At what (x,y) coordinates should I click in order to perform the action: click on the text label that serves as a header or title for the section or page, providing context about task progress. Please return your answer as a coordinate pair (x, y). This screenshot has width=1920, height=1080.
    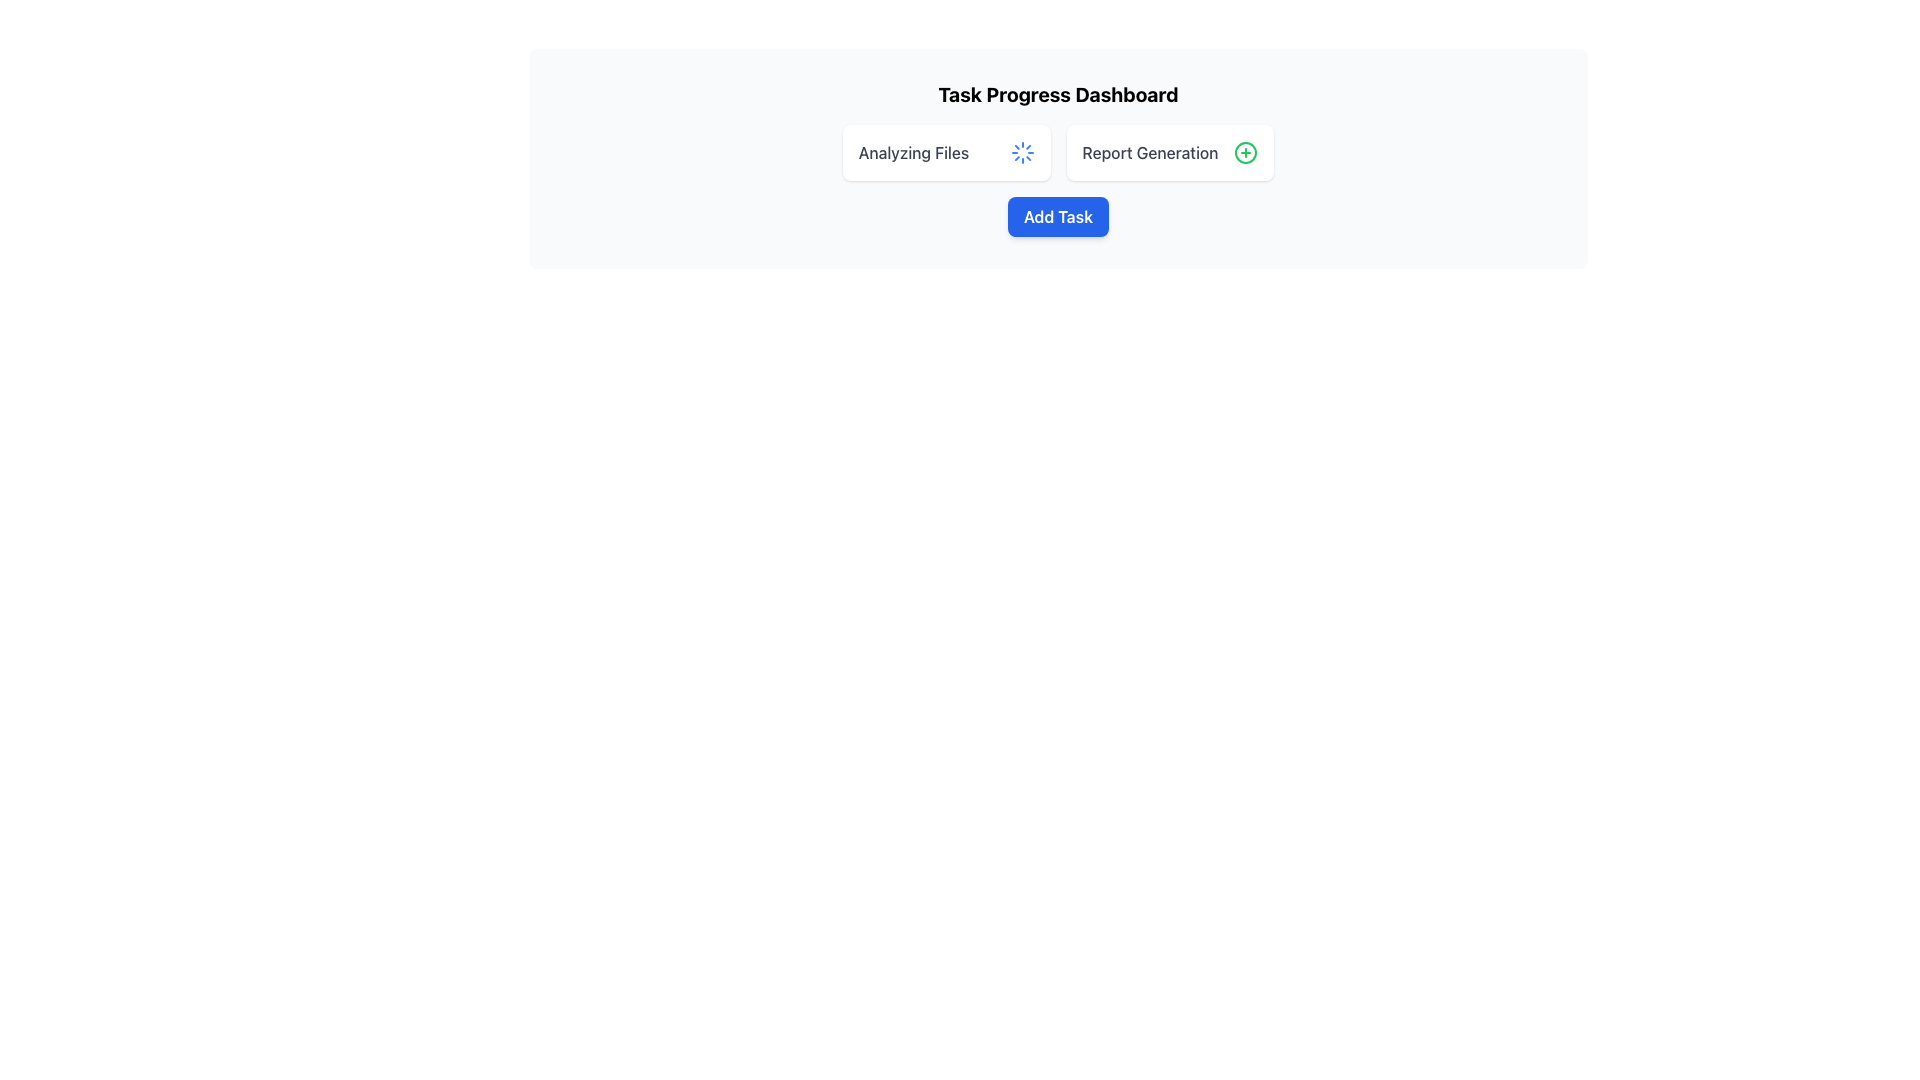
    Looking at the image, I should click on (1057, 95).